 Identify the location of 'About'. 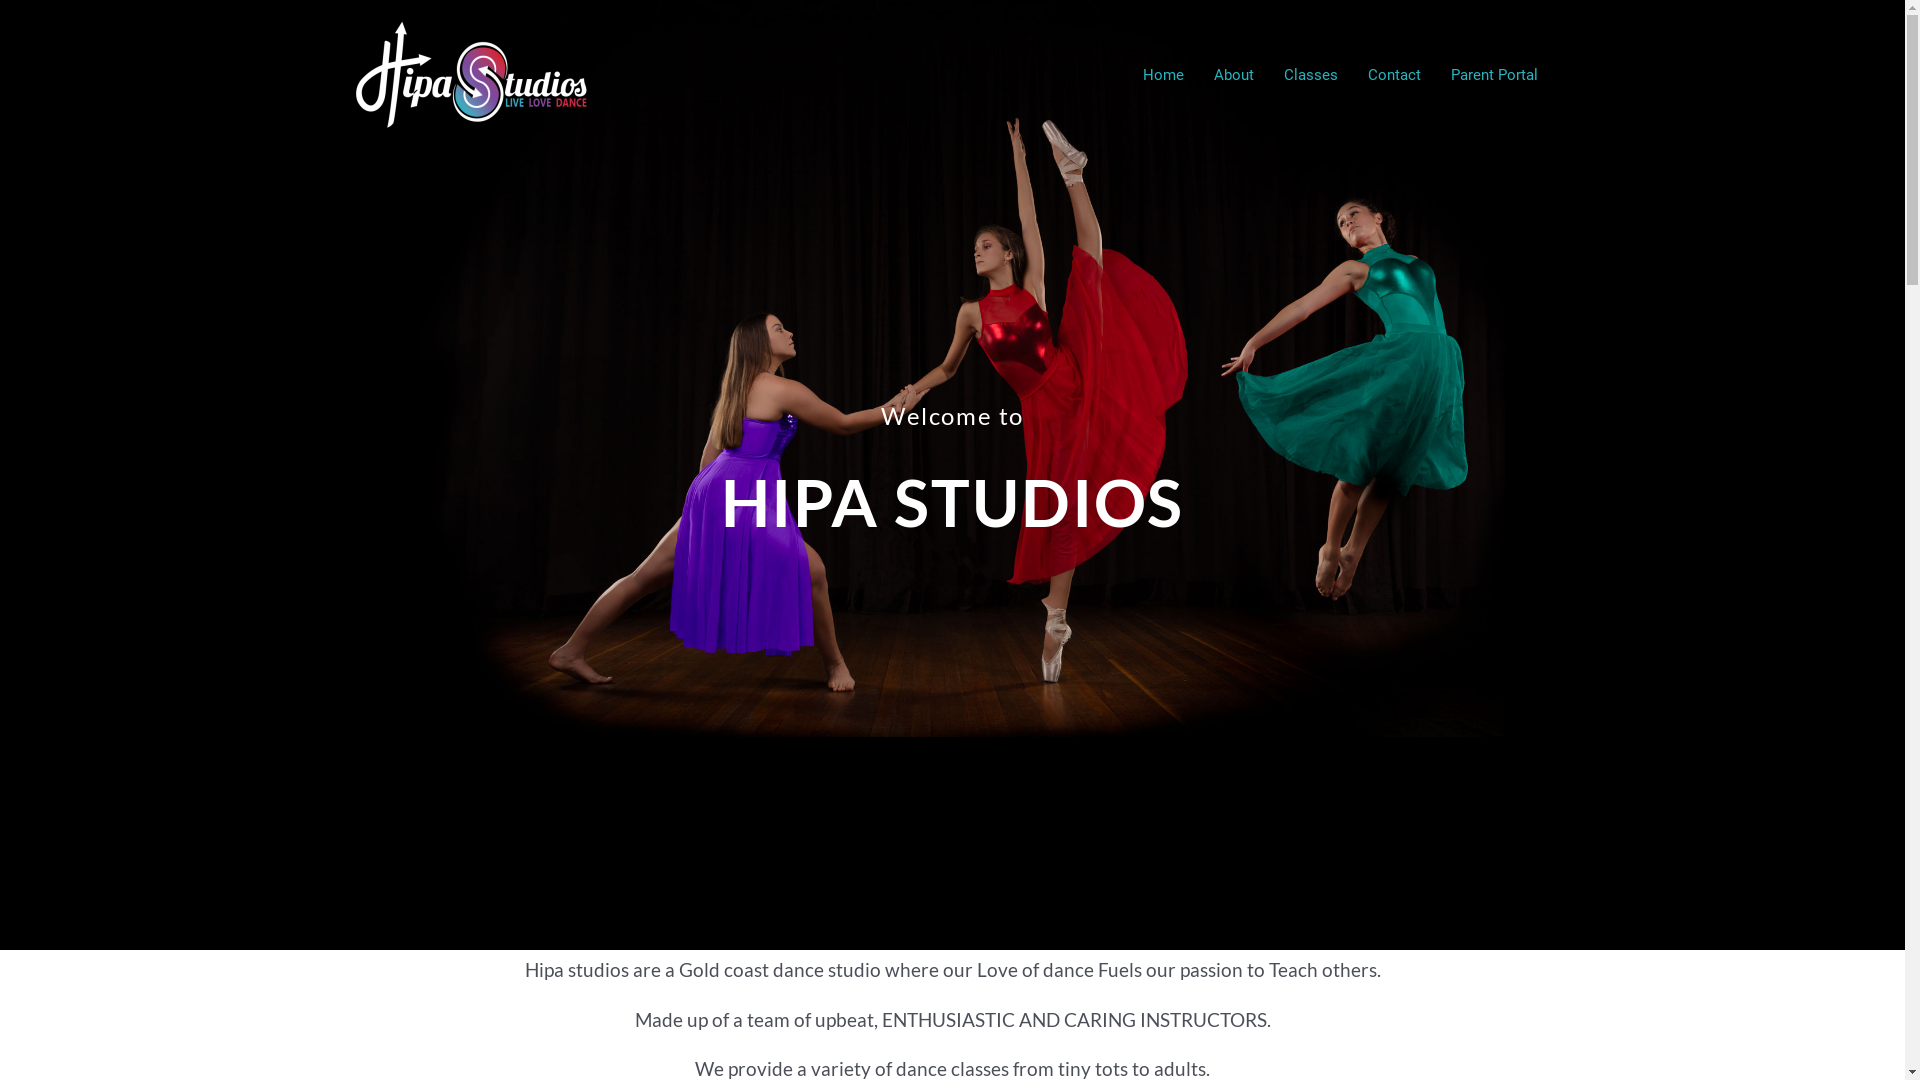
(1232, 73).